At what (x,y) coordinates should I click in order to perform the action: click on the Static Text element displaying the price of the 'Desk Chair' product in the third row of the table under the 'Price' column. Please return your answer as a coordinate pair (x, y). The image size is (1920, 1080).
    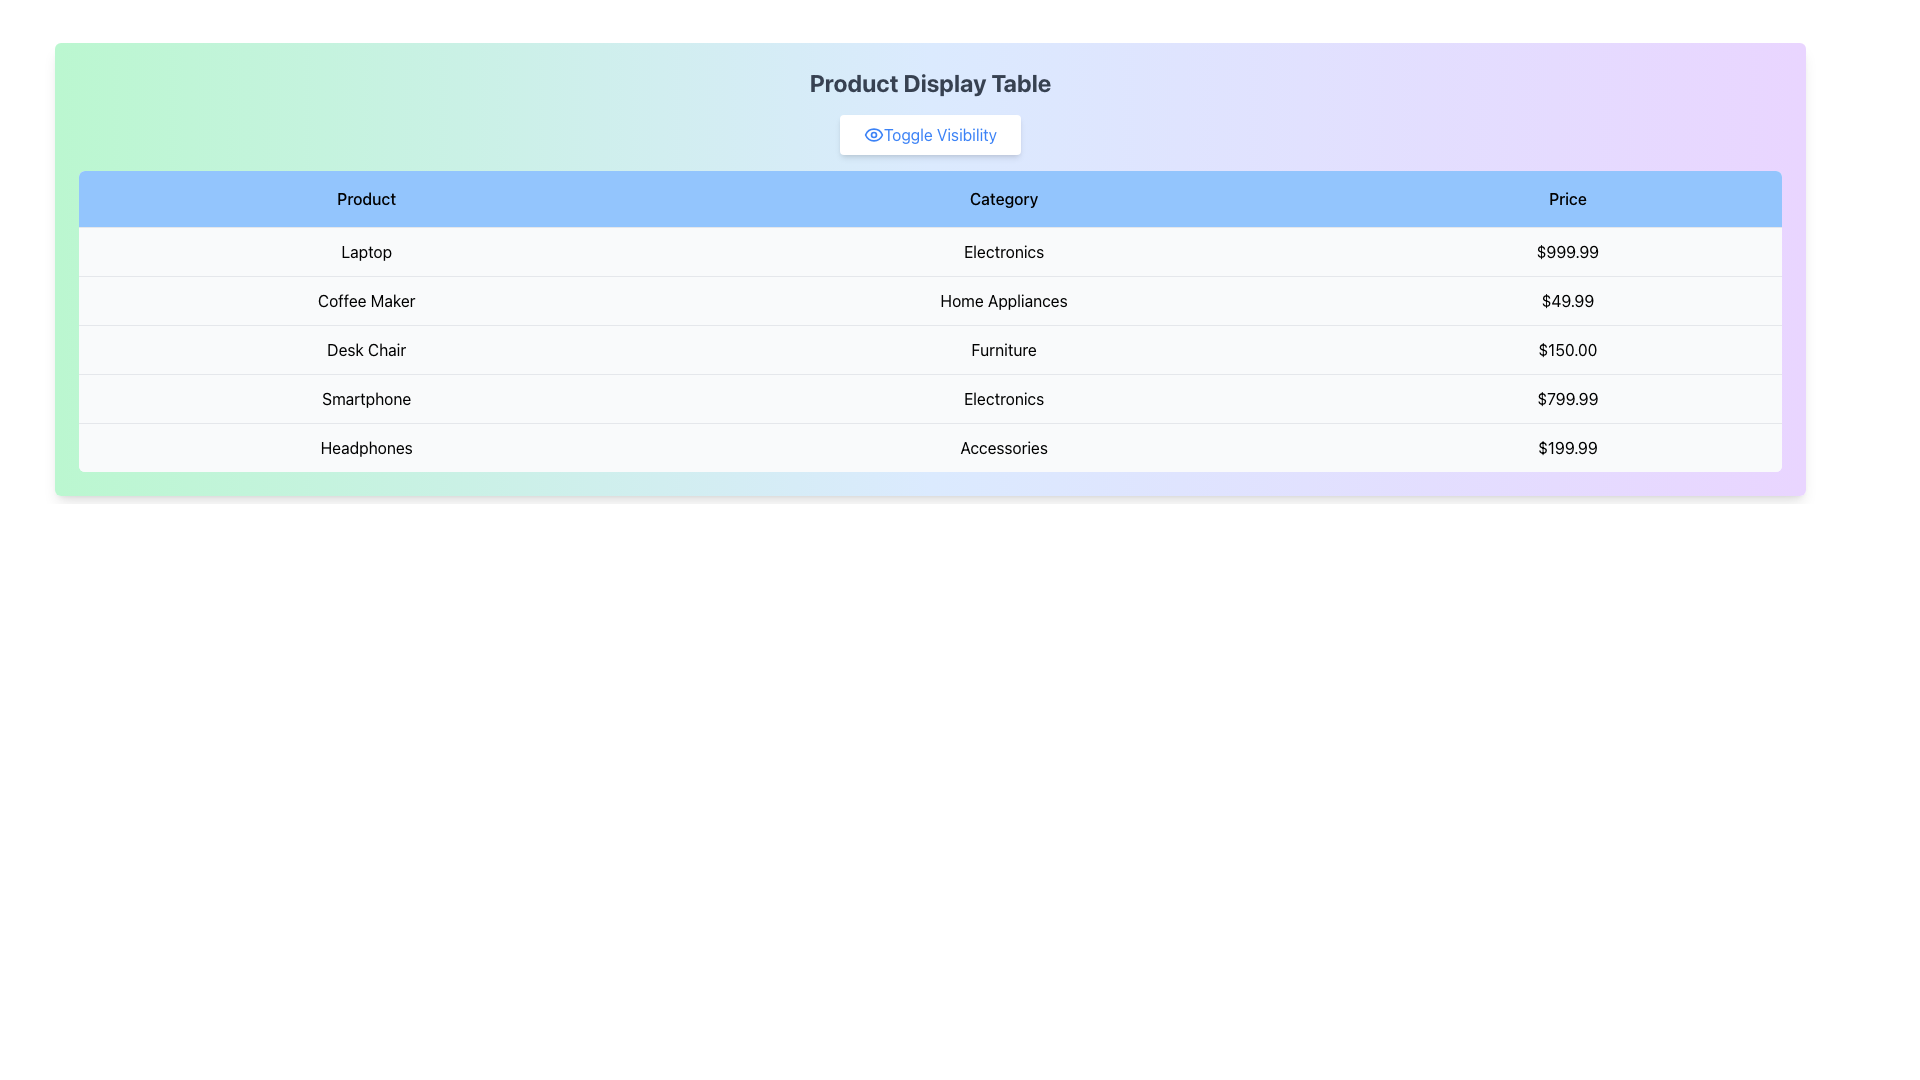
    Looking at the image, I should click on (1566, 349).